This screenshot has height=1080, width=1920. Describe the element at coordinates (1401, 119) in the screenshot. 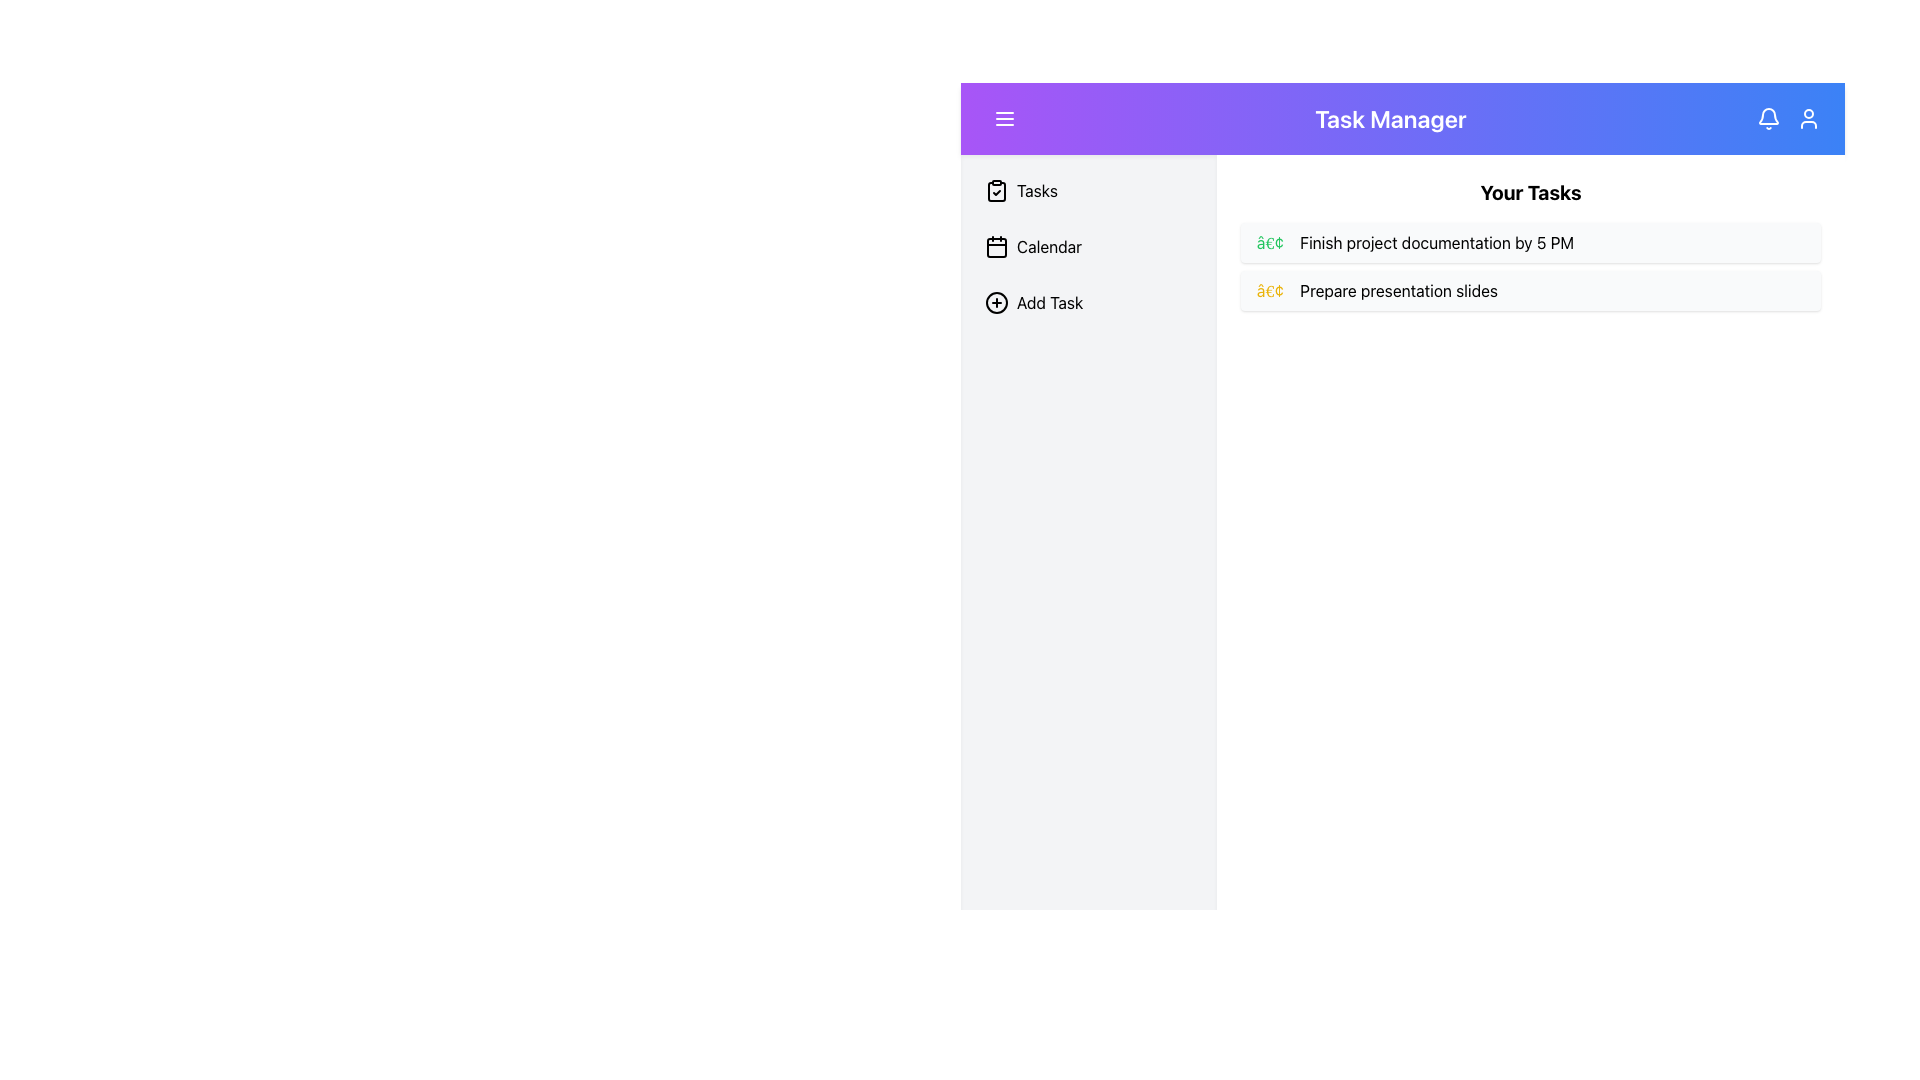

I see `the text in the header bar titled 'Task Manager' for application identification` at that location.